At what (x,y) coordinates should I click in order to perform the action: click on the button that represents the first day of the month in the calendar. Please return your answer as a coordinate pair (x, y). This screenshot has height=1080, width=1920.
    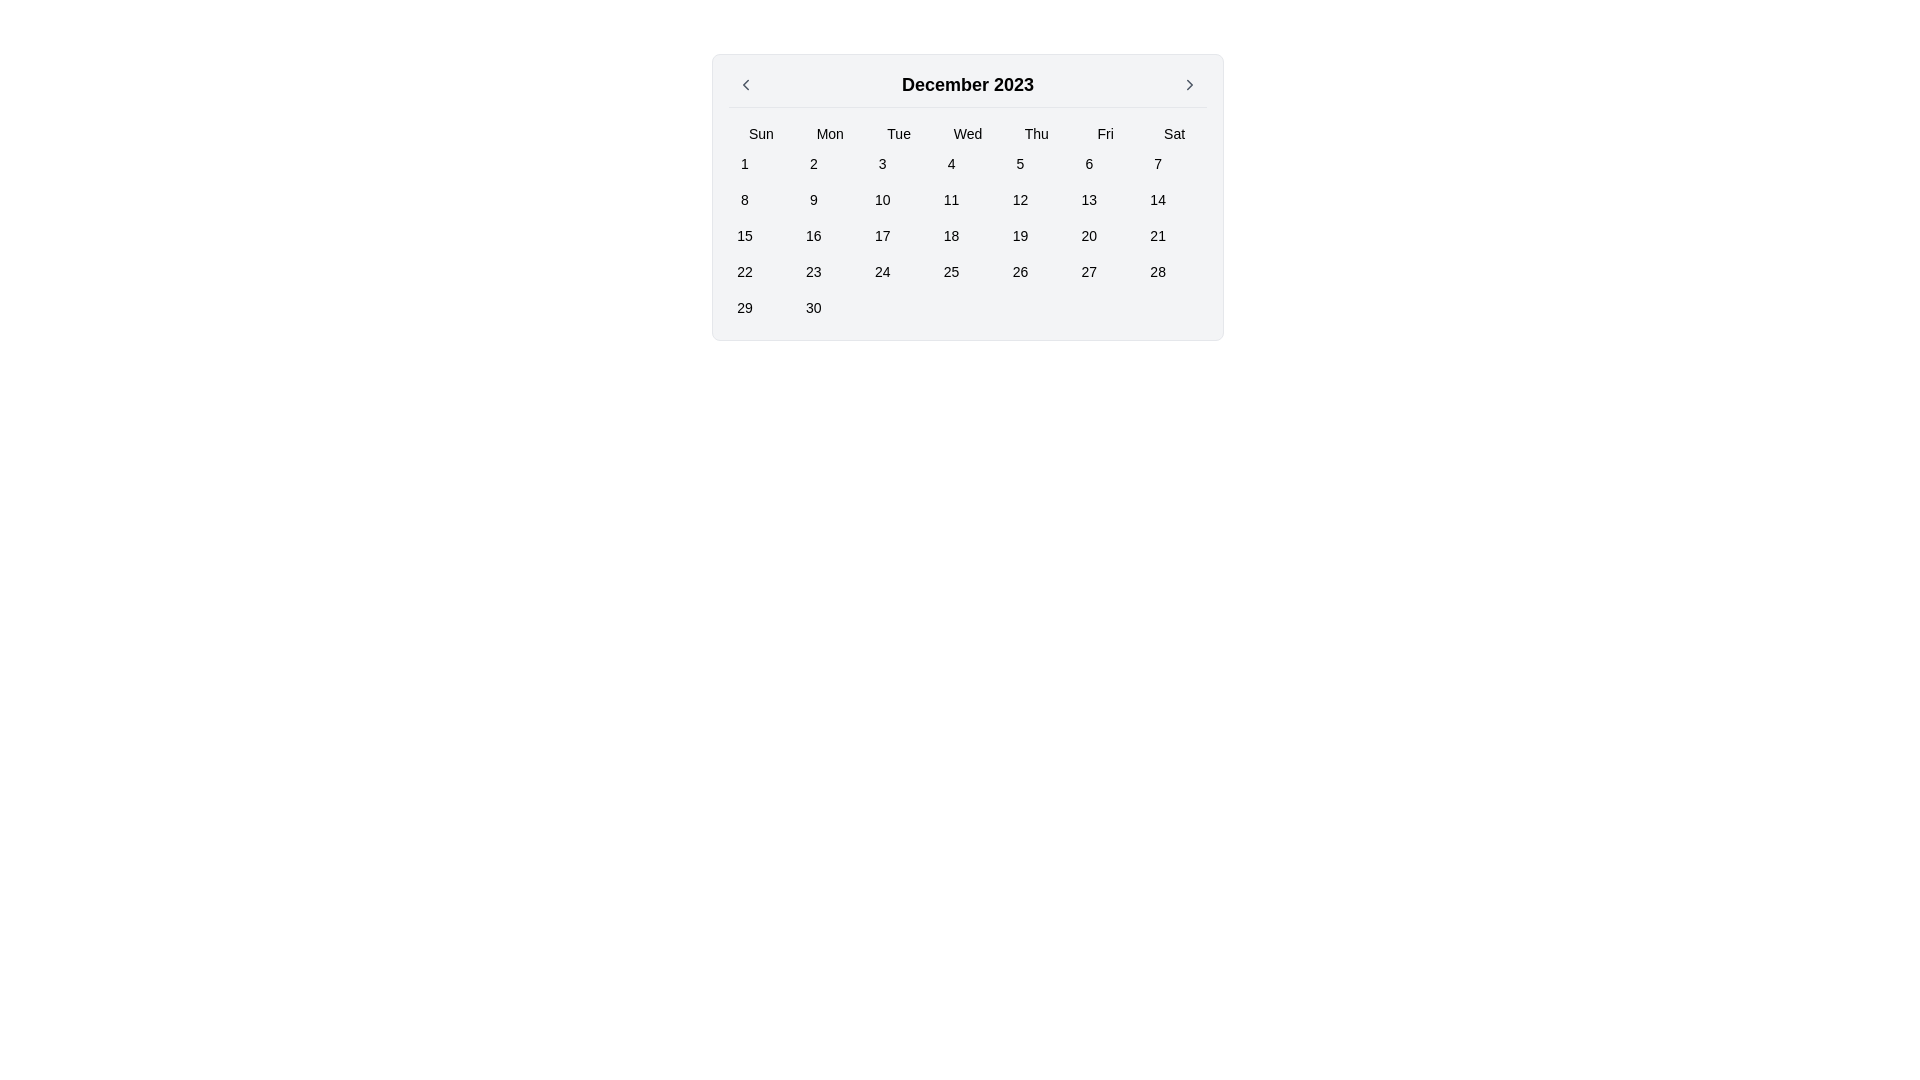
    Looking at the image, I should click on (743, 163).